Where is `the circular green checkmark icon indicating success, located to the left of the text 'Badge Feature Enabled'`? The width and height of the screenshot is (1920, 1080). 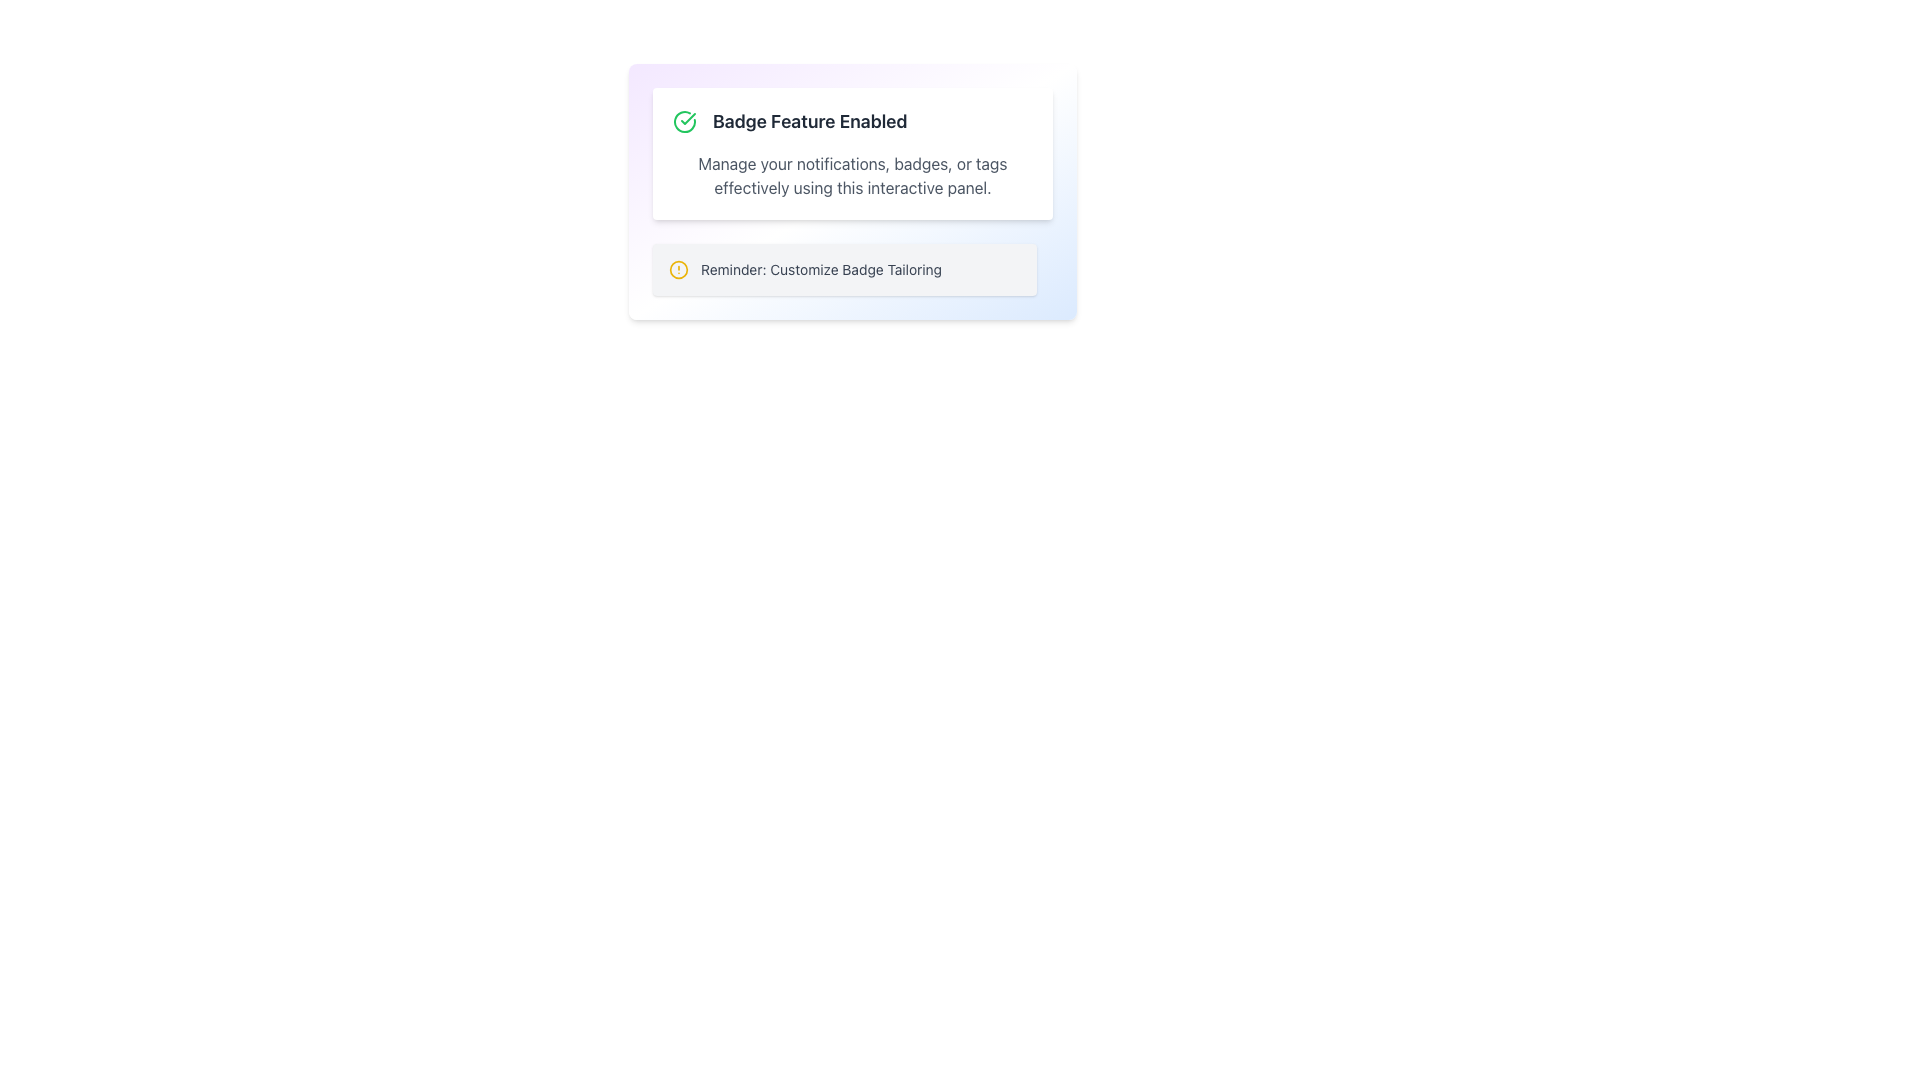
the circular green checkmark icon indicating success, located to the left of the text 'Badge Feature Enabled' is located at coordinates (685, 122).